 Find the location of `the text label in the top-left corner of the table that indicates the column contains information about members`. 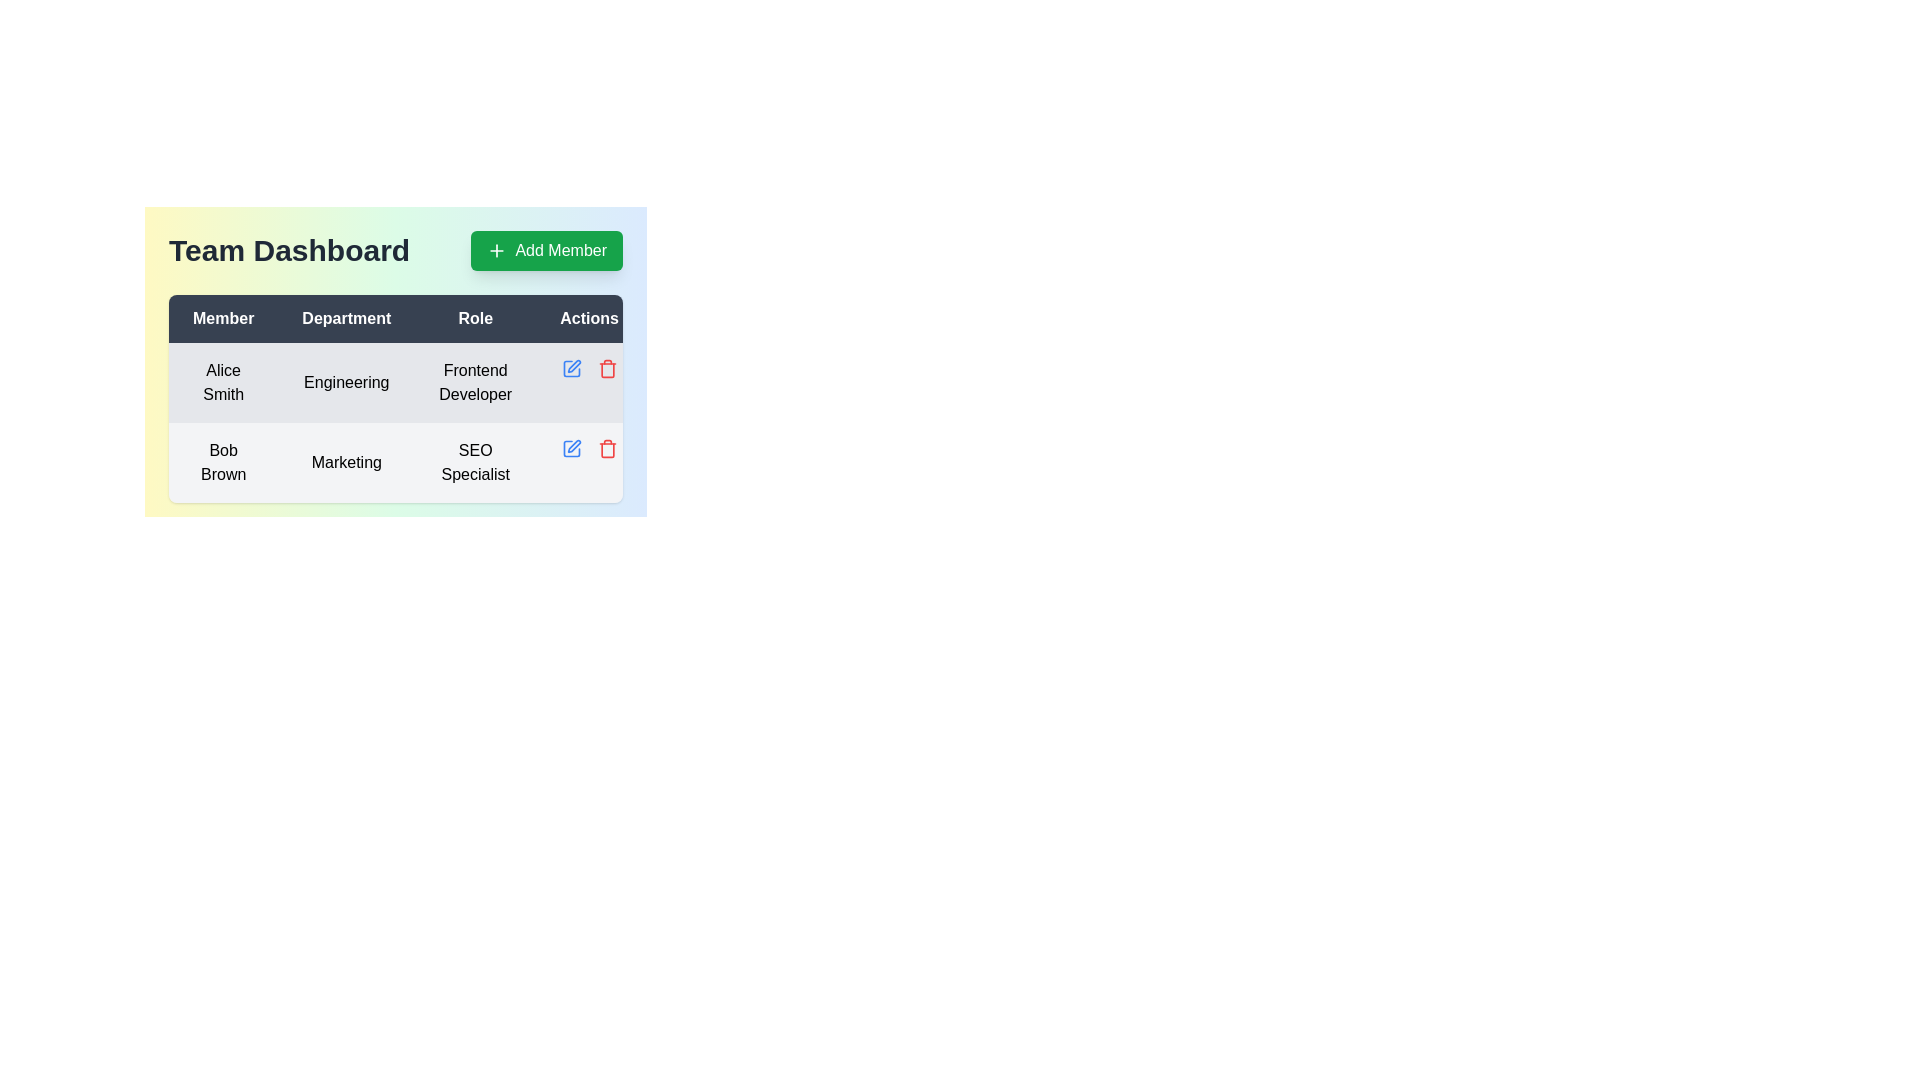

the text label in the top-left corner of the table that indicates the column contains information about members is located at coordinates (223, 318).